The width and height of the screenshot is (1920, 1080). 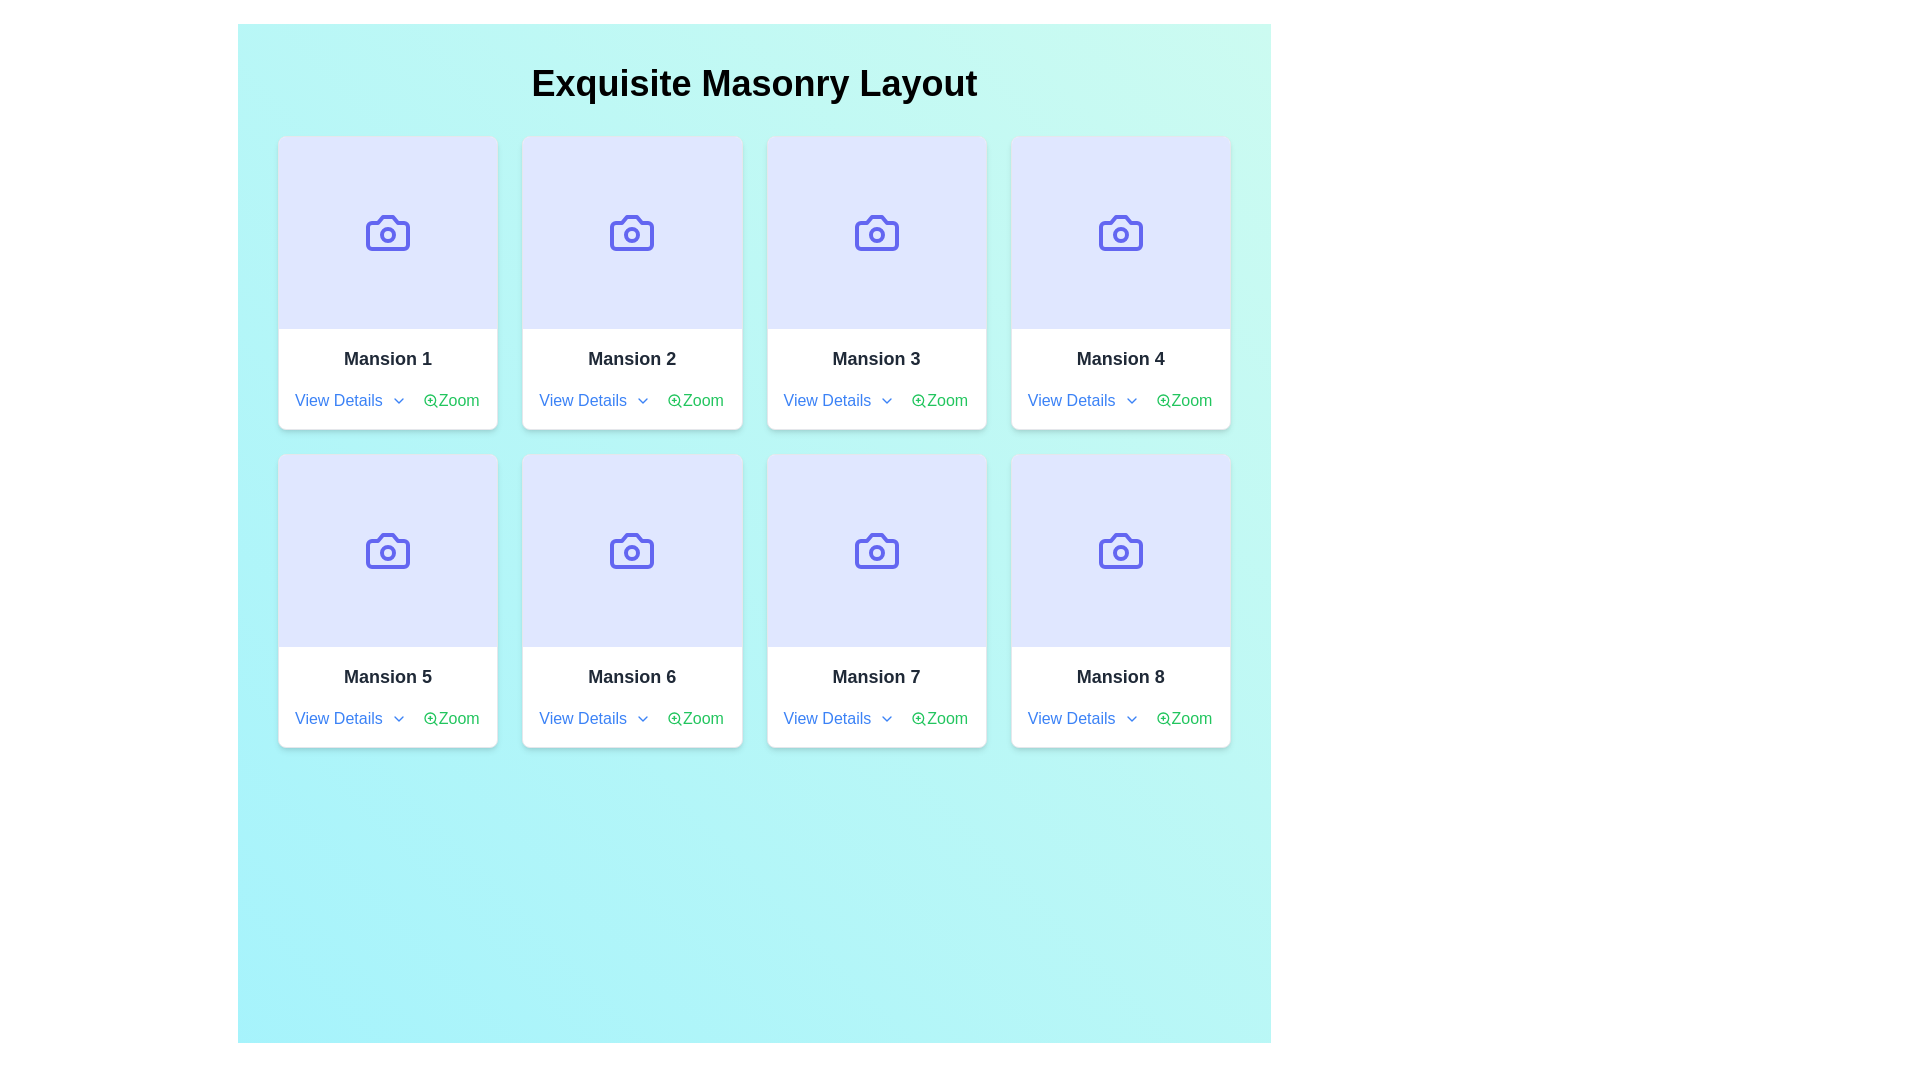 I want to click on text label located in the bottom half of the seventh card from the left in a grid of eight cards, positioned below an image icon and above the interactive links ('View Details' and 'Zoom'), so click(x=876, y=676).